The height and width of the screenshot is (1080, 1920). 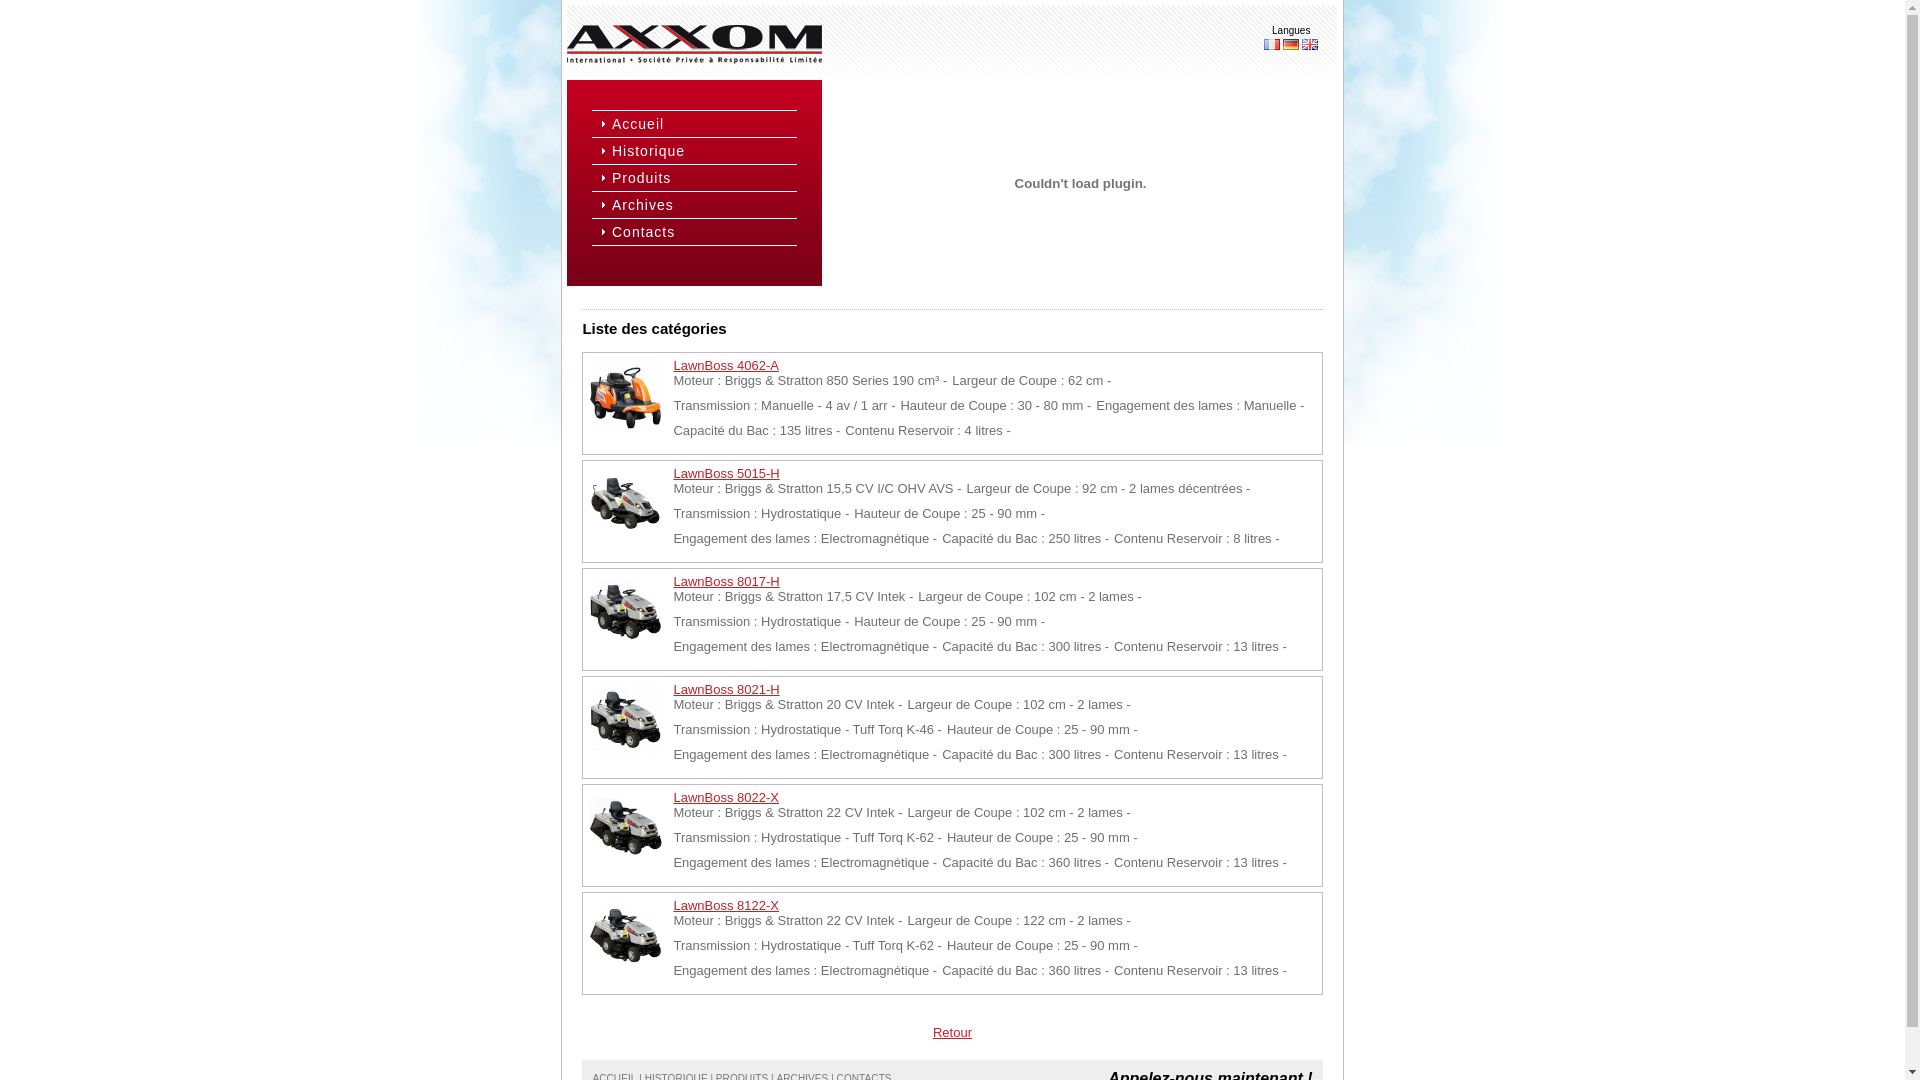 What do you see at coordinates (1262, 44) in the screenshot?
I see `'FR'` at bounding box center [1262, 44].